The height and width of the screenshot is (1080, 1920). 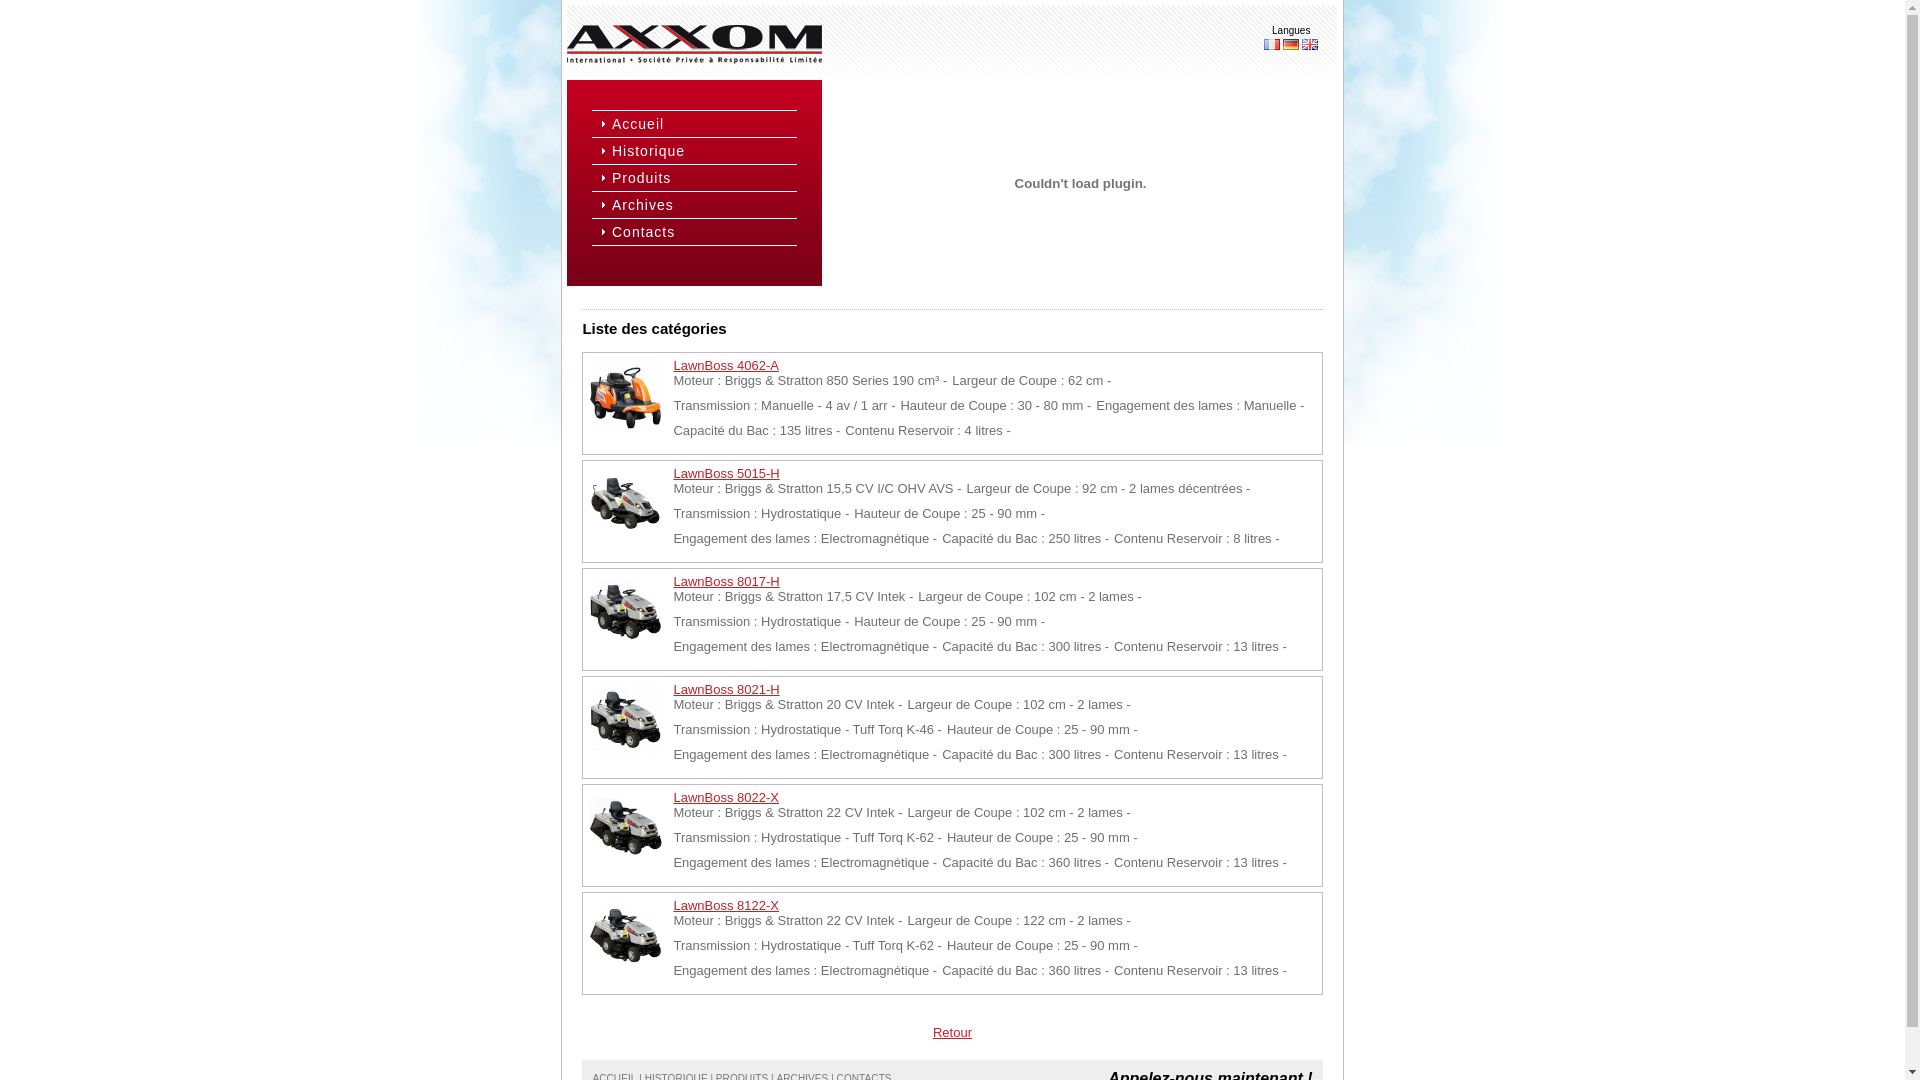 What do you see at coordinates (1262, 44) in the screenshot?
I see `'FR'` at bounding box center [1262, 44].